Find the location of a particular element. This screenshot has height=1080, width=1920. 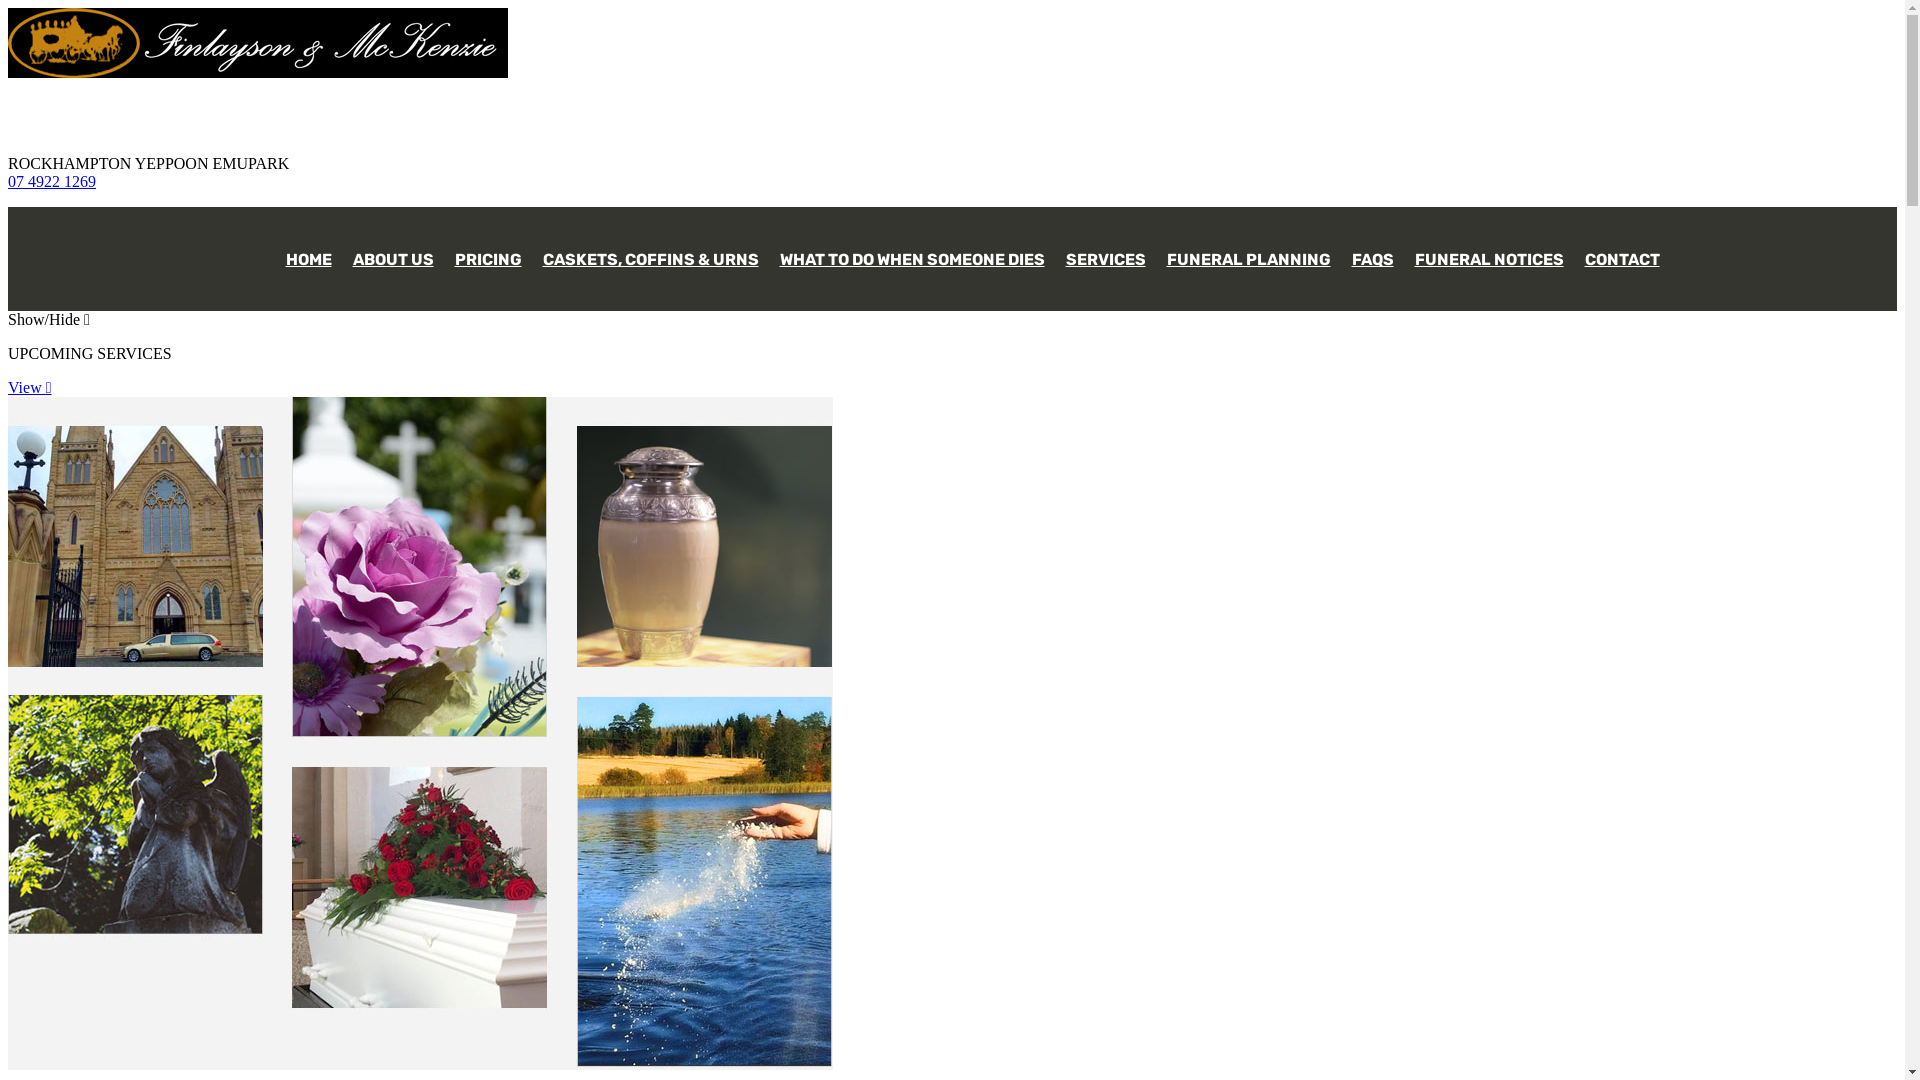

'ABOUT US' is located at coordinates (393, 249).